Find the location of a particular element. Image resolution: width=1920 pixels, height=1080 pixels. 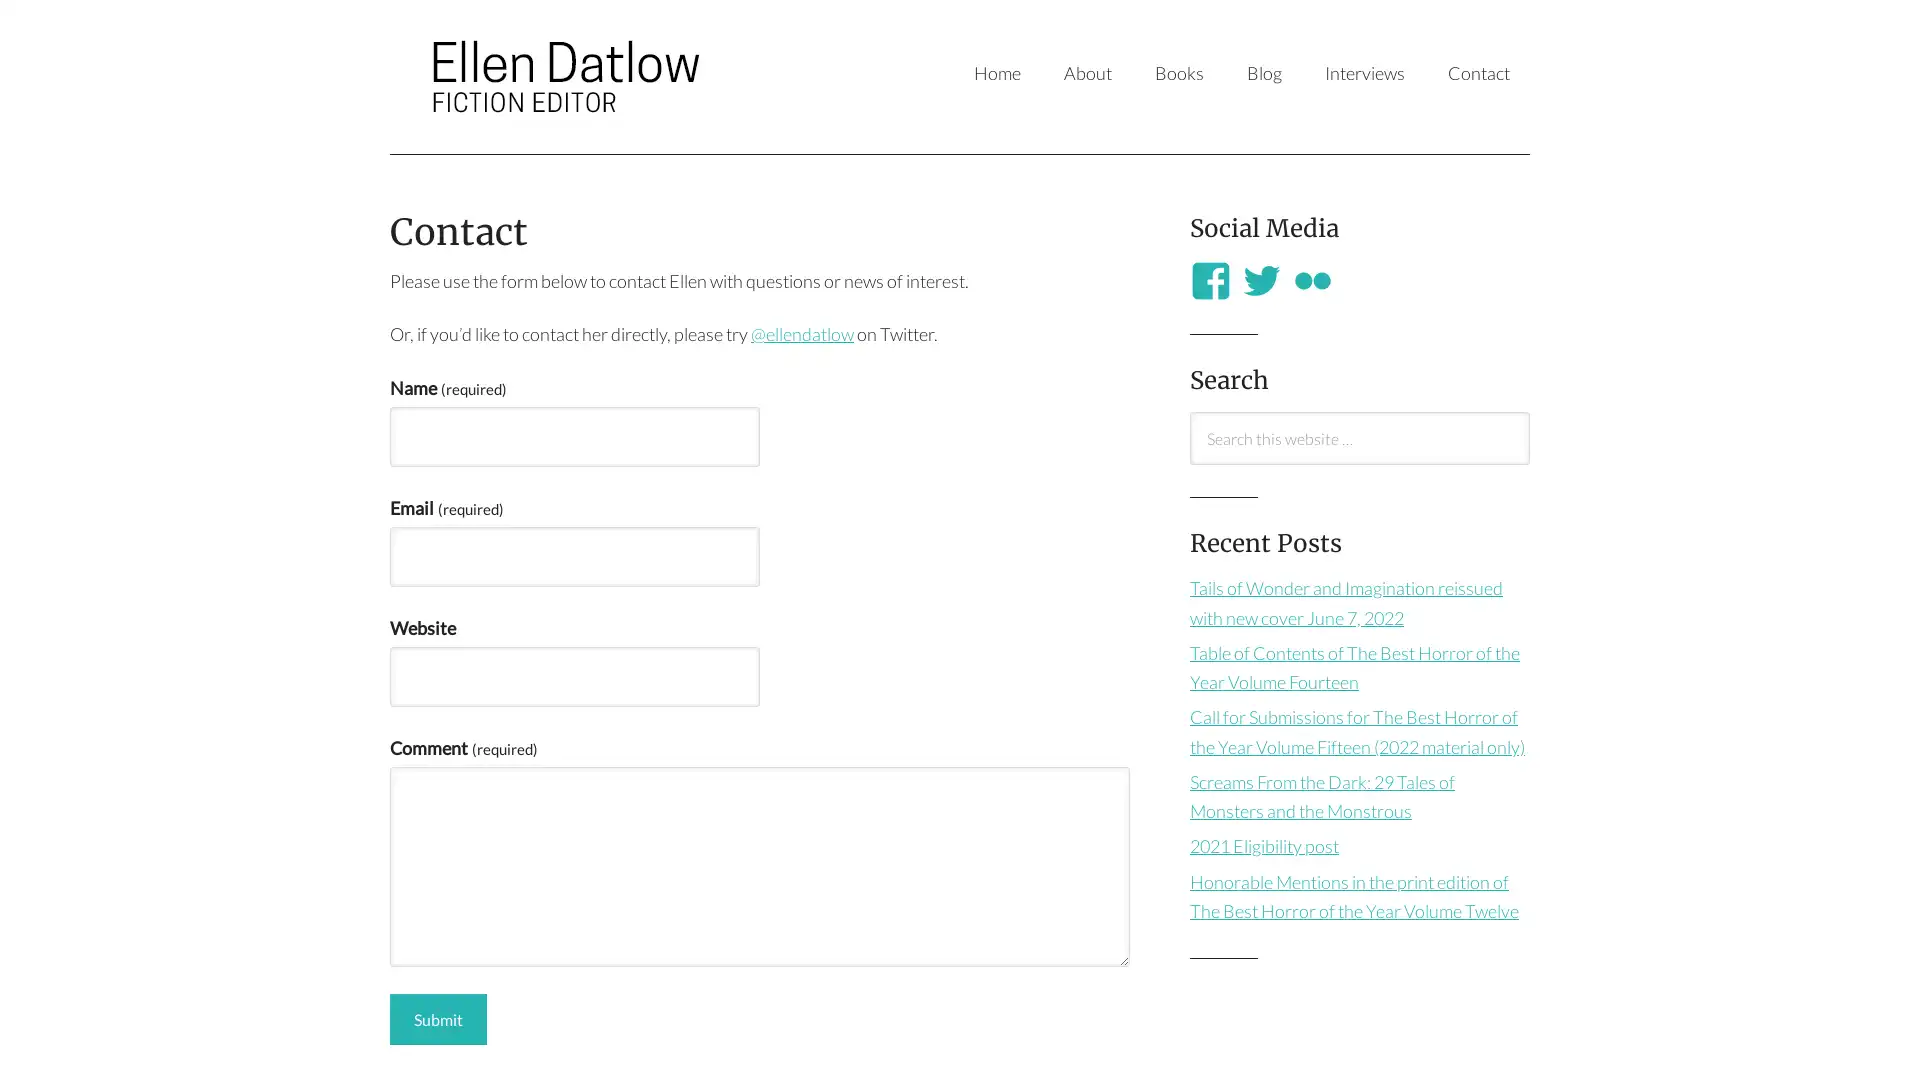

Submit is located at coordinates (437, 1019).